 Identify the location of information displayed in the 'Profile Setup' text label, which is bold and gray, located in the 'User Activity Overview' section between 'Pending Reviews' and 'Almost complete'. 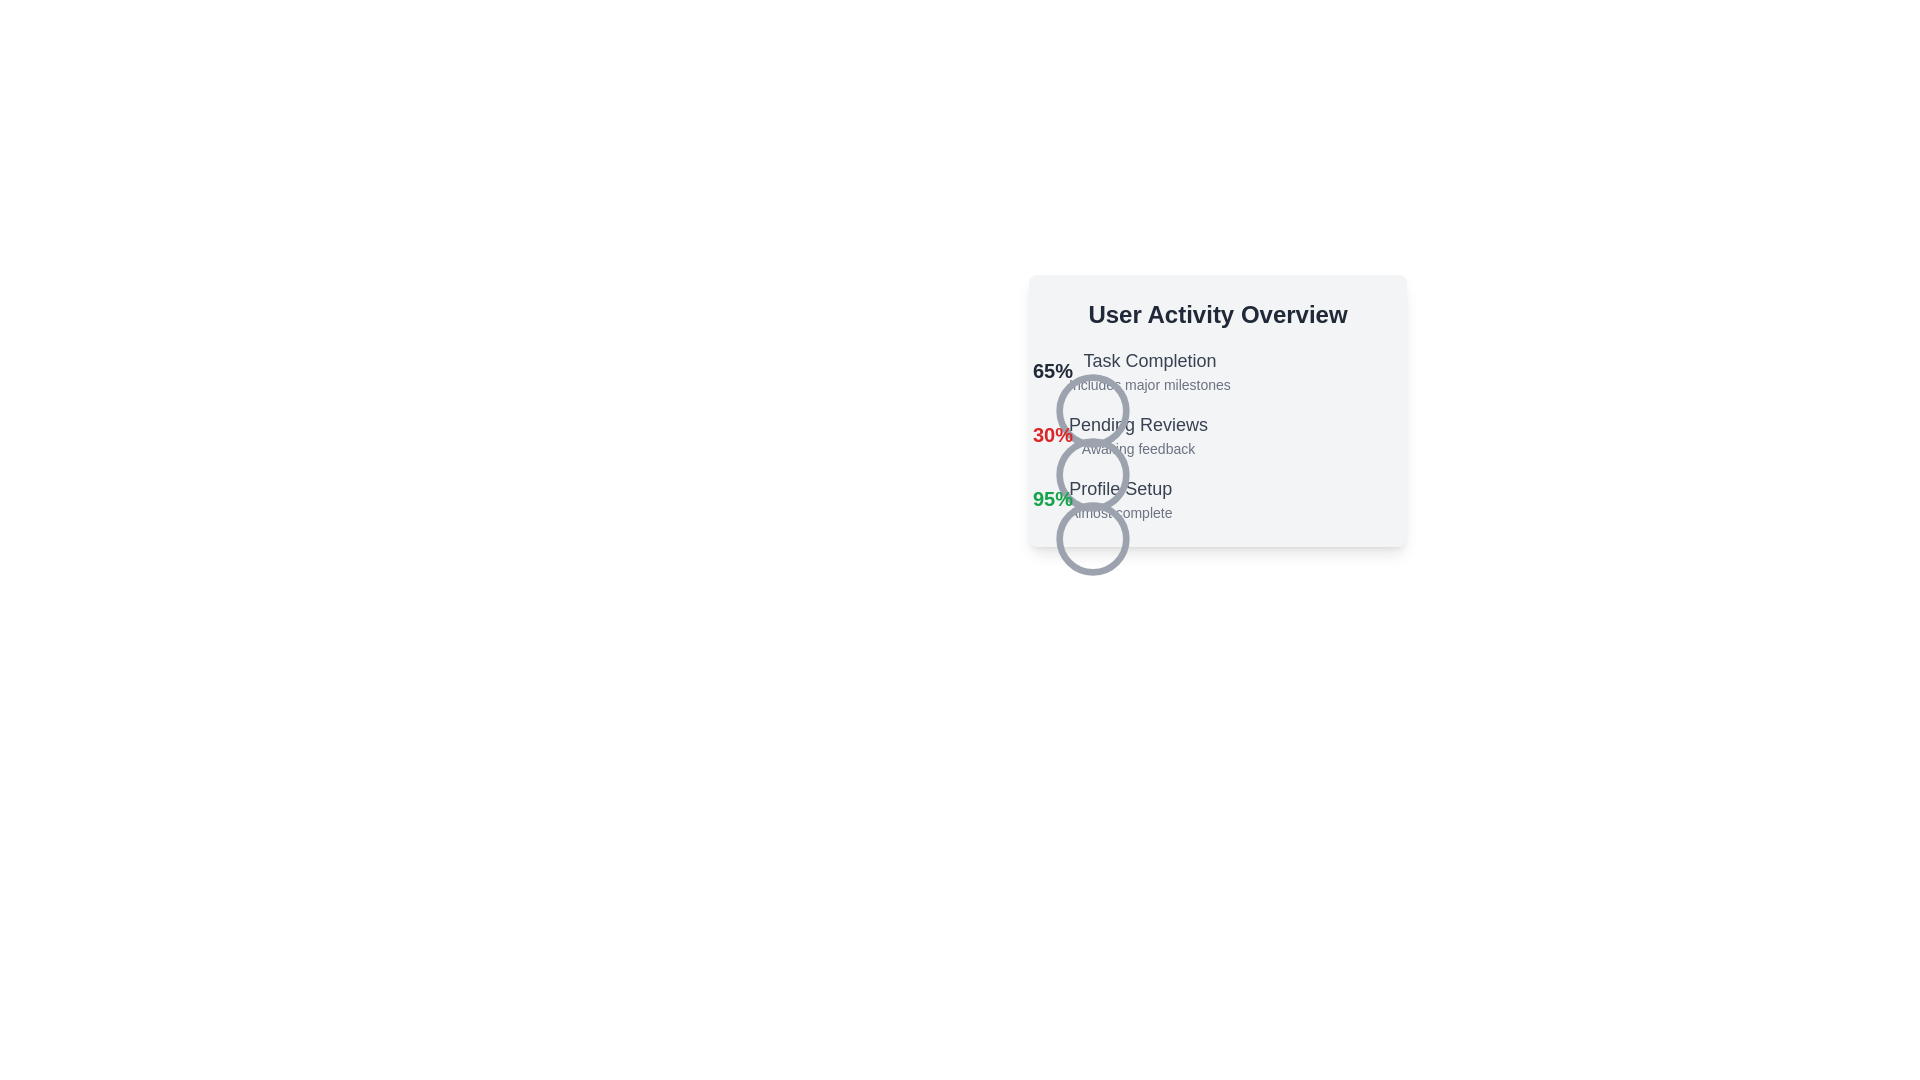
(1120, 489).